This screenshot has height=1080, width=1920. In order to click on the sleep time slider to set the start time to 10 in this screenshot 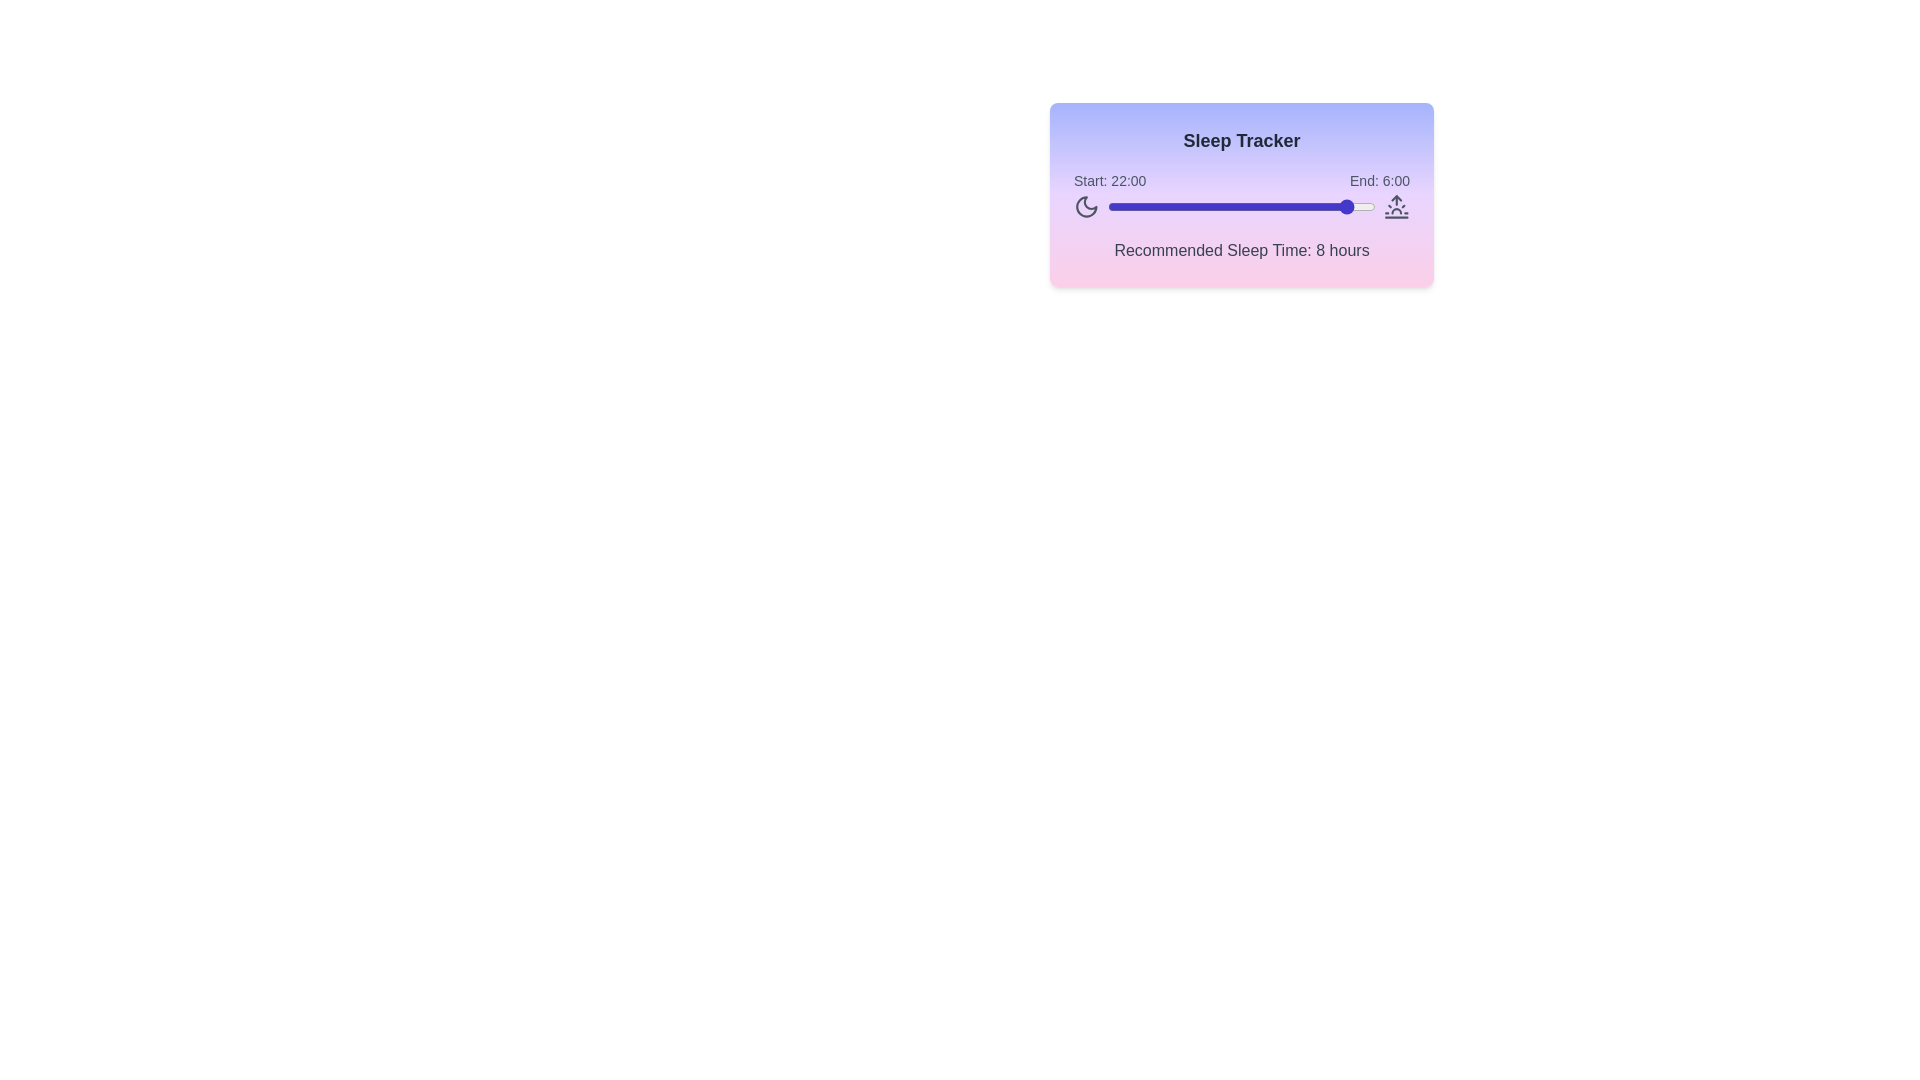, I will do `click(1218, 207)`.